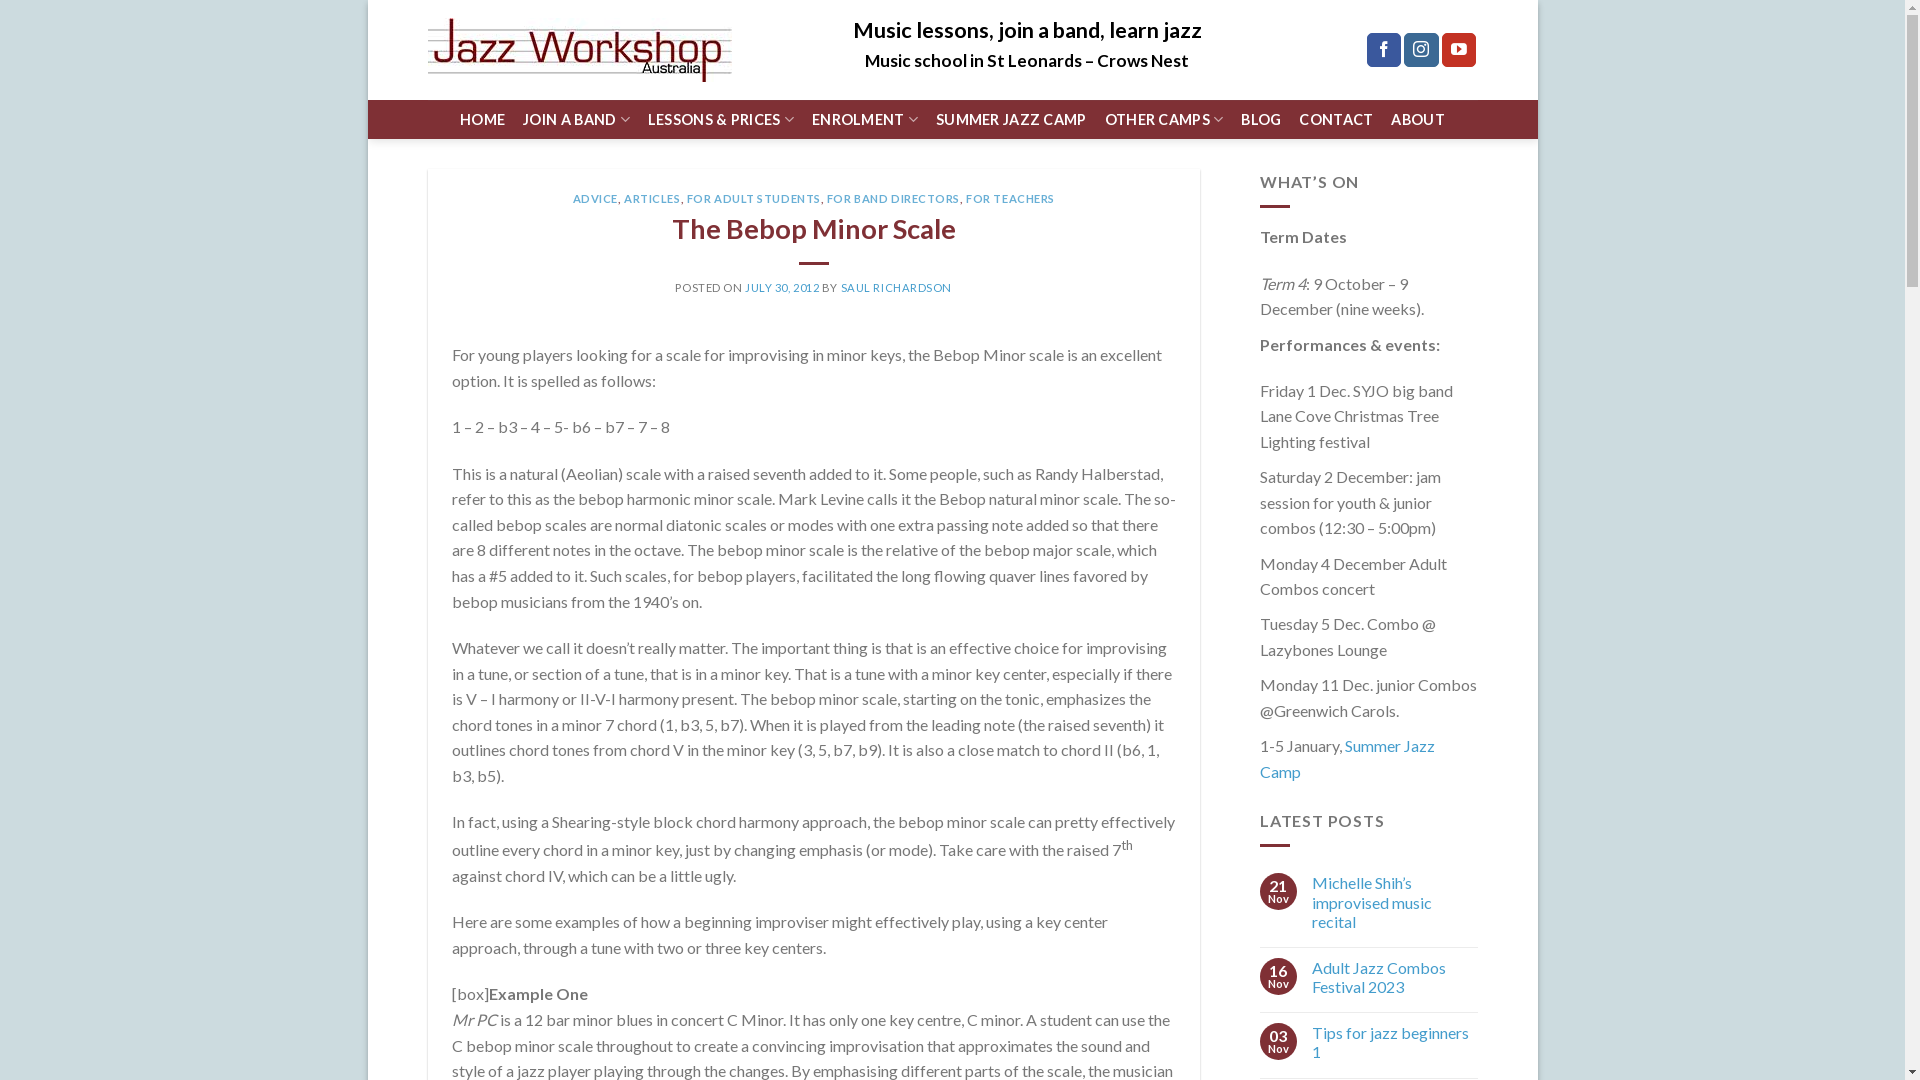  What do you see at coordinates (1347, 758) in the screenshot?
I see `'Summer Jazz Camp'` at bounding box center [1347, 758].